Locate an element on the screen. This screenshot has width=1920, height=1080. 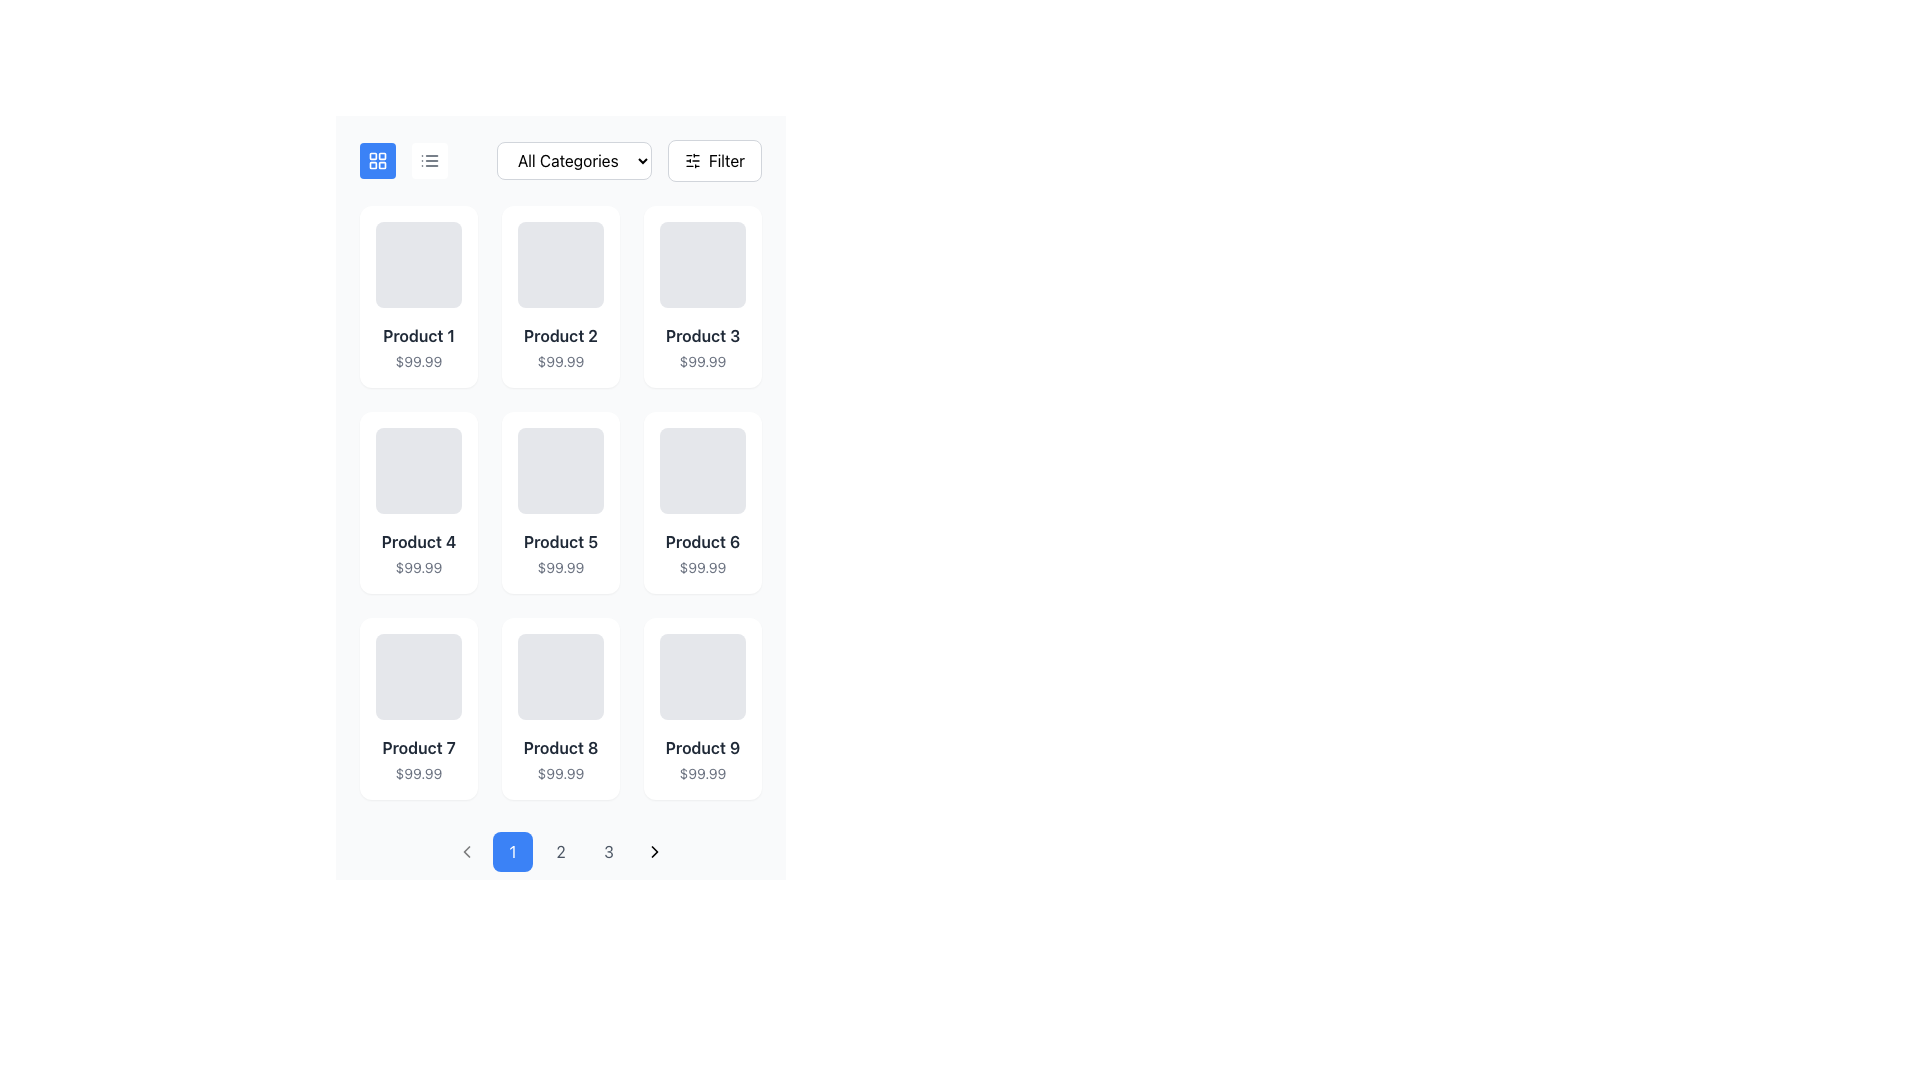
the toggle icon button located in the upper-left section of the interface, next to the grid view icon and preceding the 'All Categories' dropdown, to possibly view a tooltip is located at coordinates (429, 160).